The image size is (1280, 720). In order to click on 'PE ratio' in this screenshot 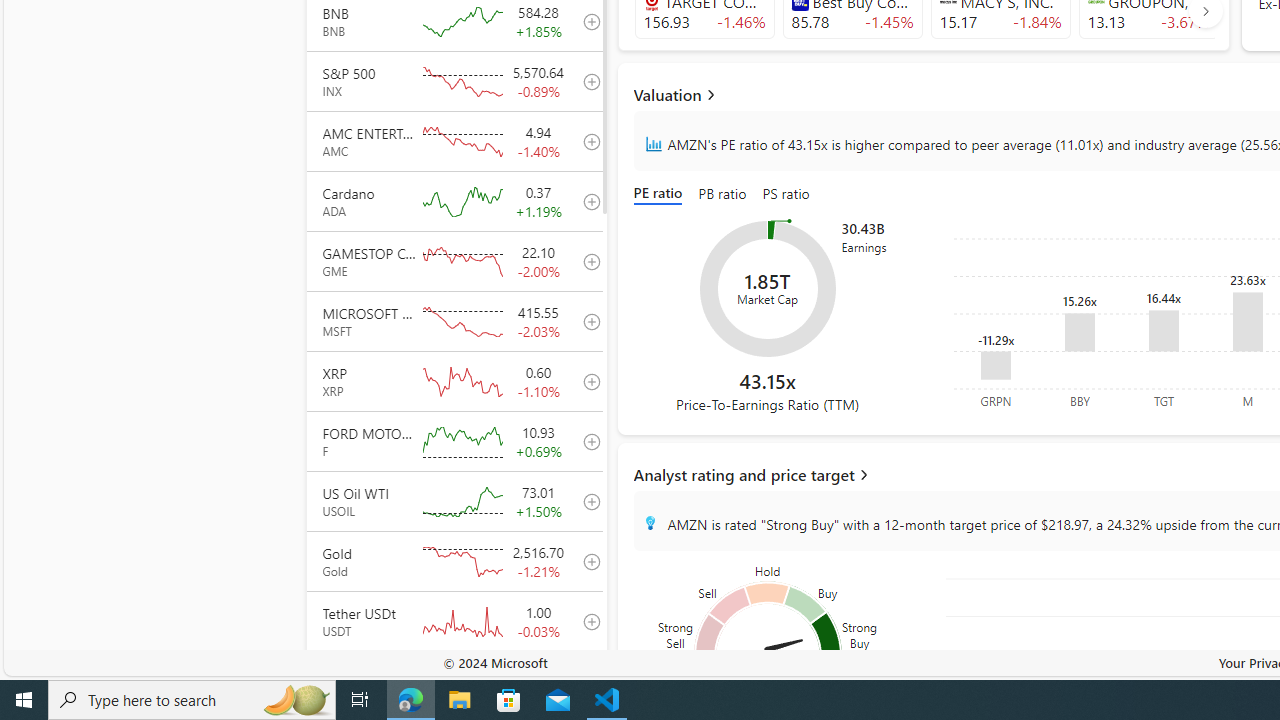, I will do `click(662, 195)`.